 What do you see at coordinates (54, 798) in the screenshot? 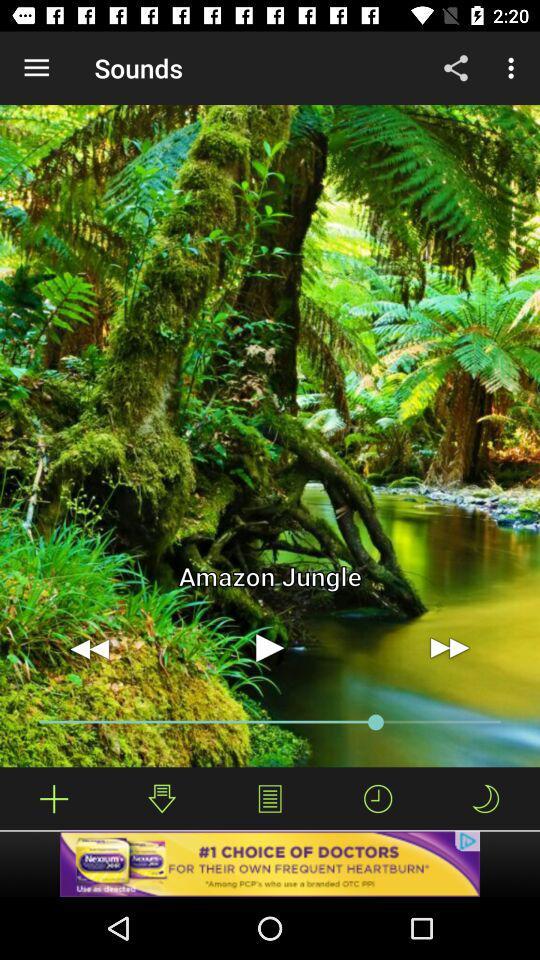
I see `increase` at bounding box center [54, 798].